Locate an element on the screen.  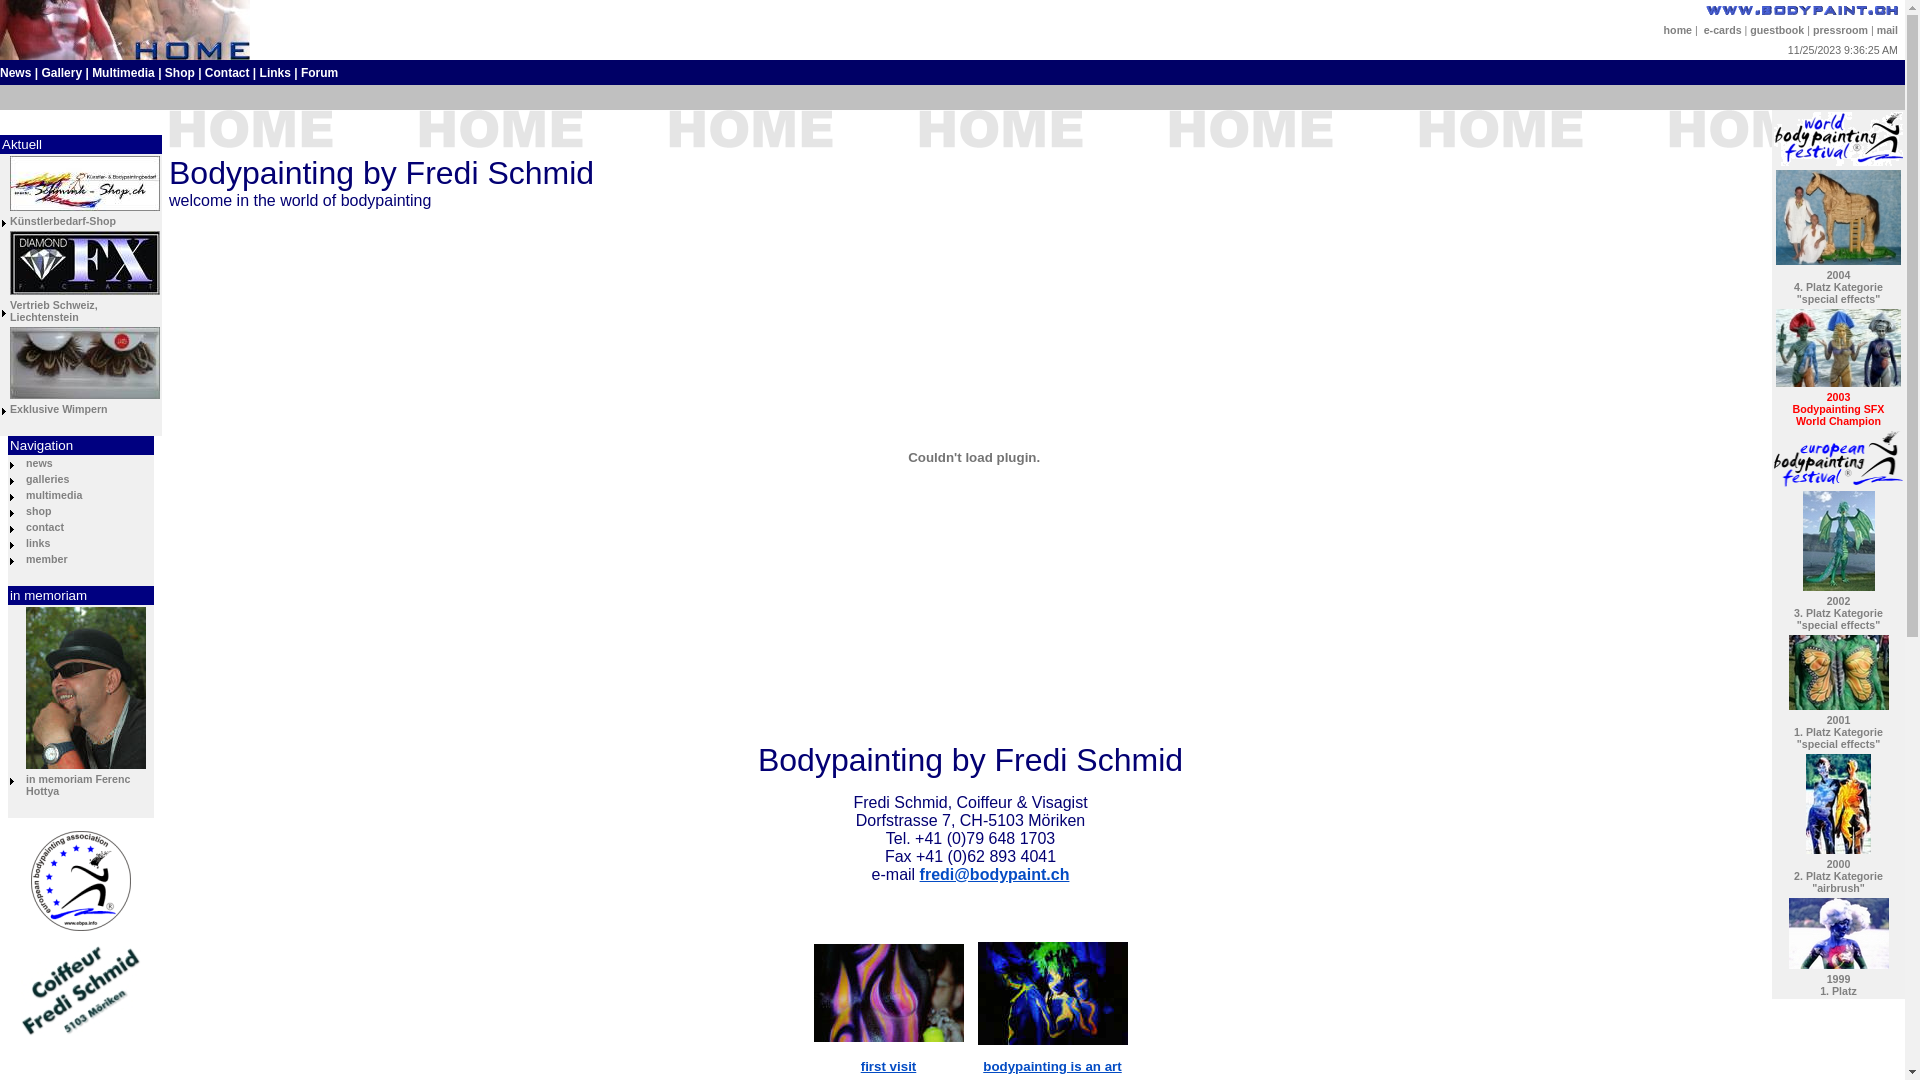
'1999 is located at coordinates (1838, 983).